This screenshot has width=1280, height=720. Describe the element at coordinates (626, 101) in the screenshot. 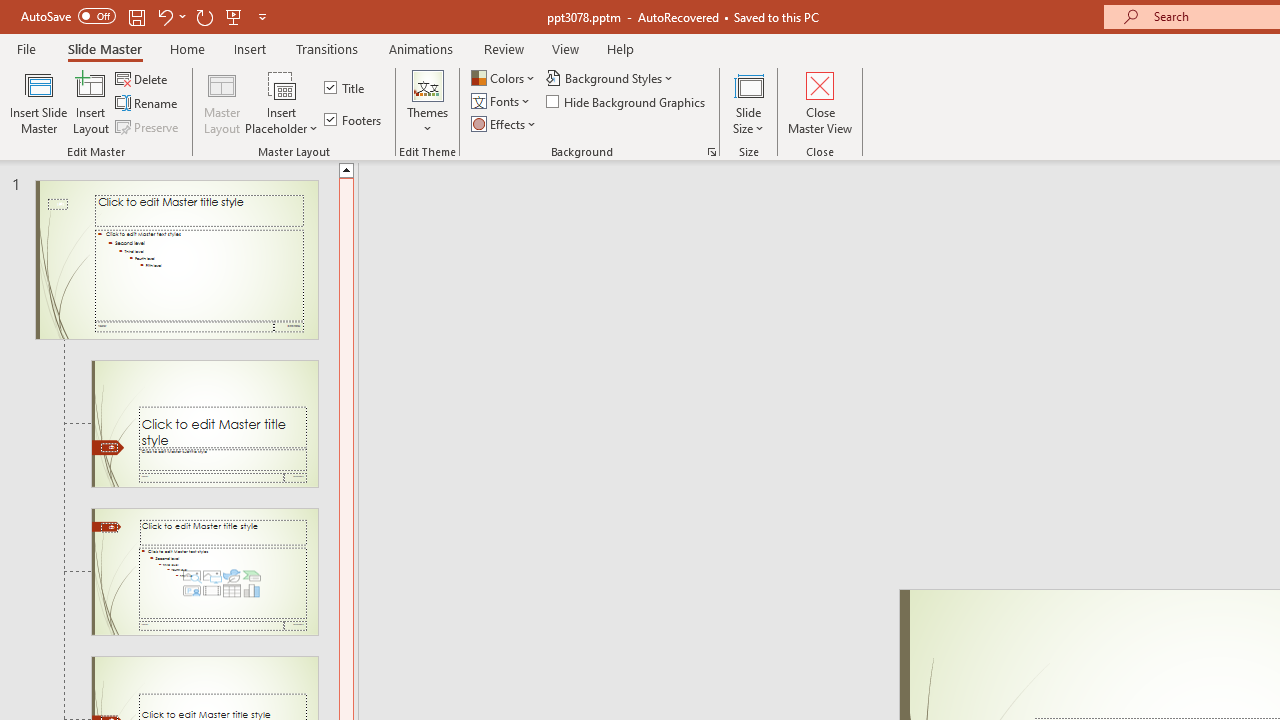

I see `'Hide Background Graphics'` at that location.